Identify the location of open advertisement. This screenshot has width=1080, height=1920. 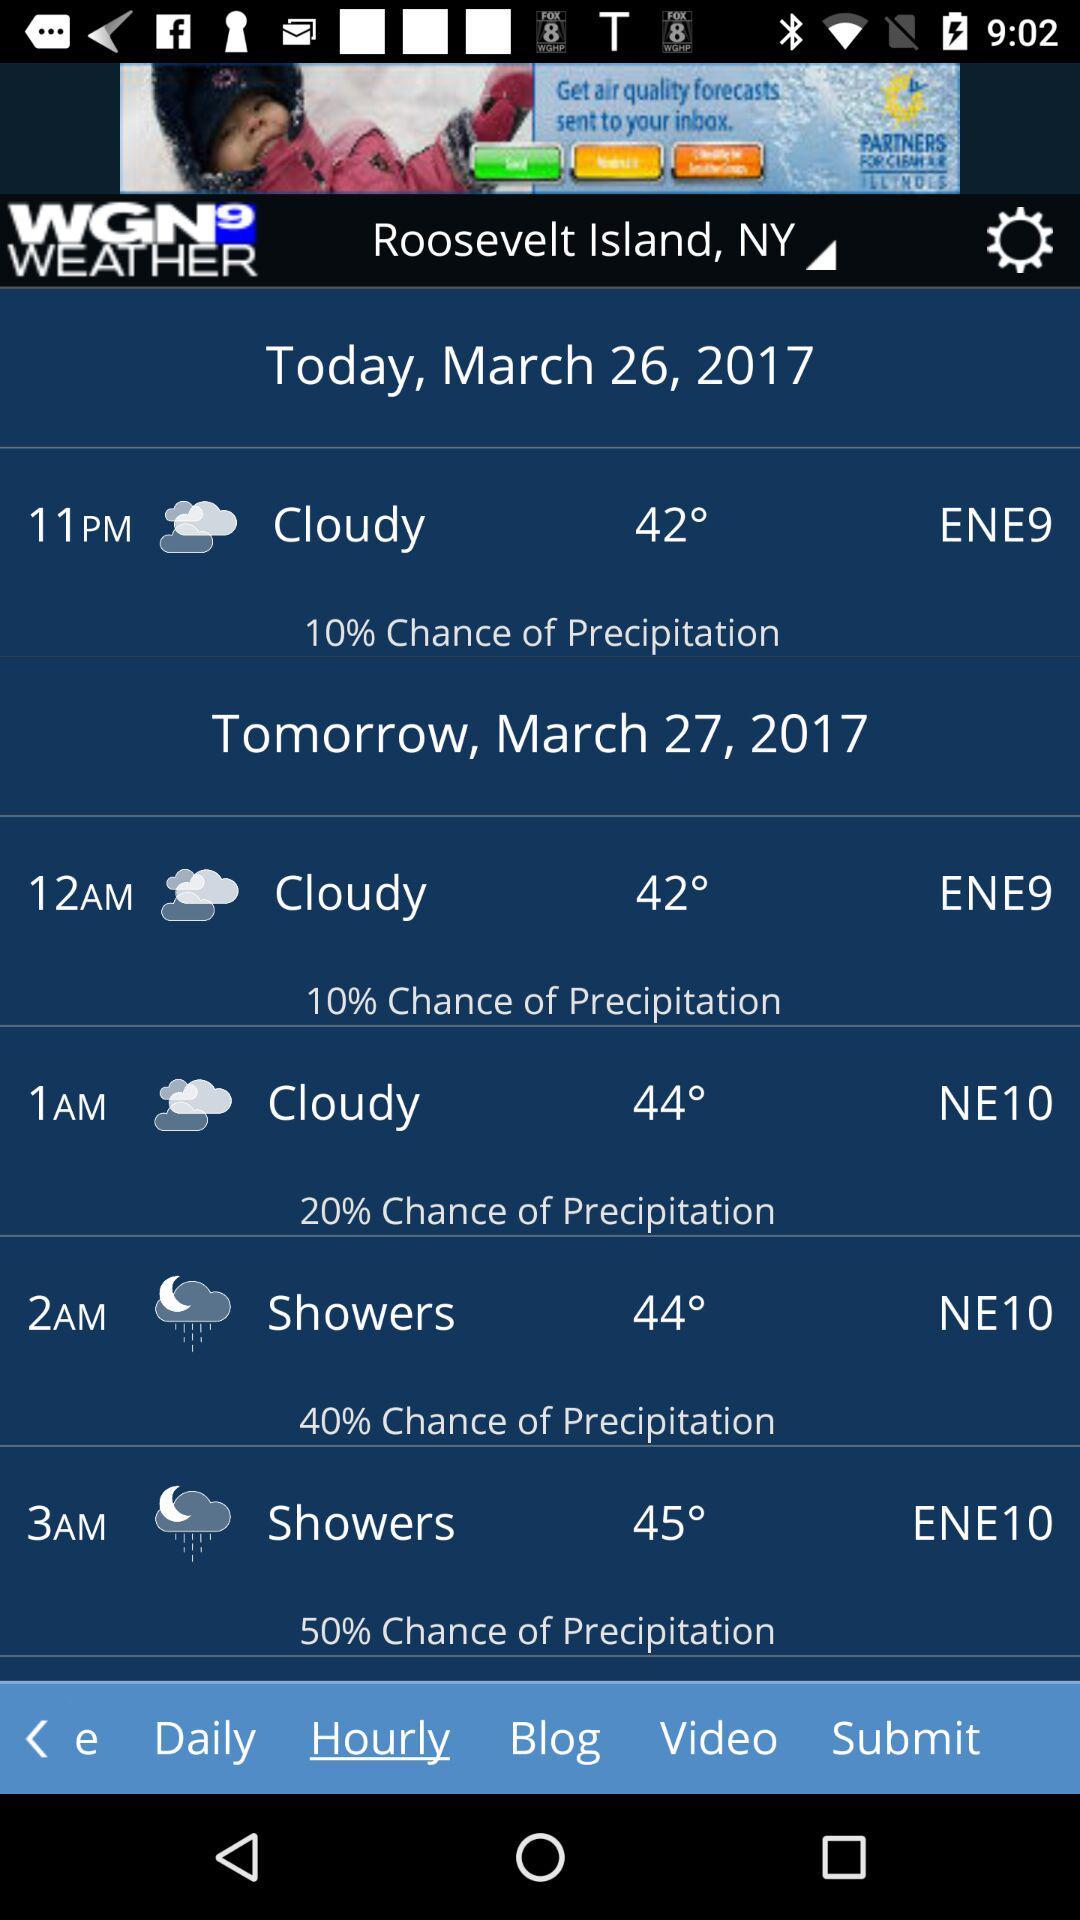
(540, 127).